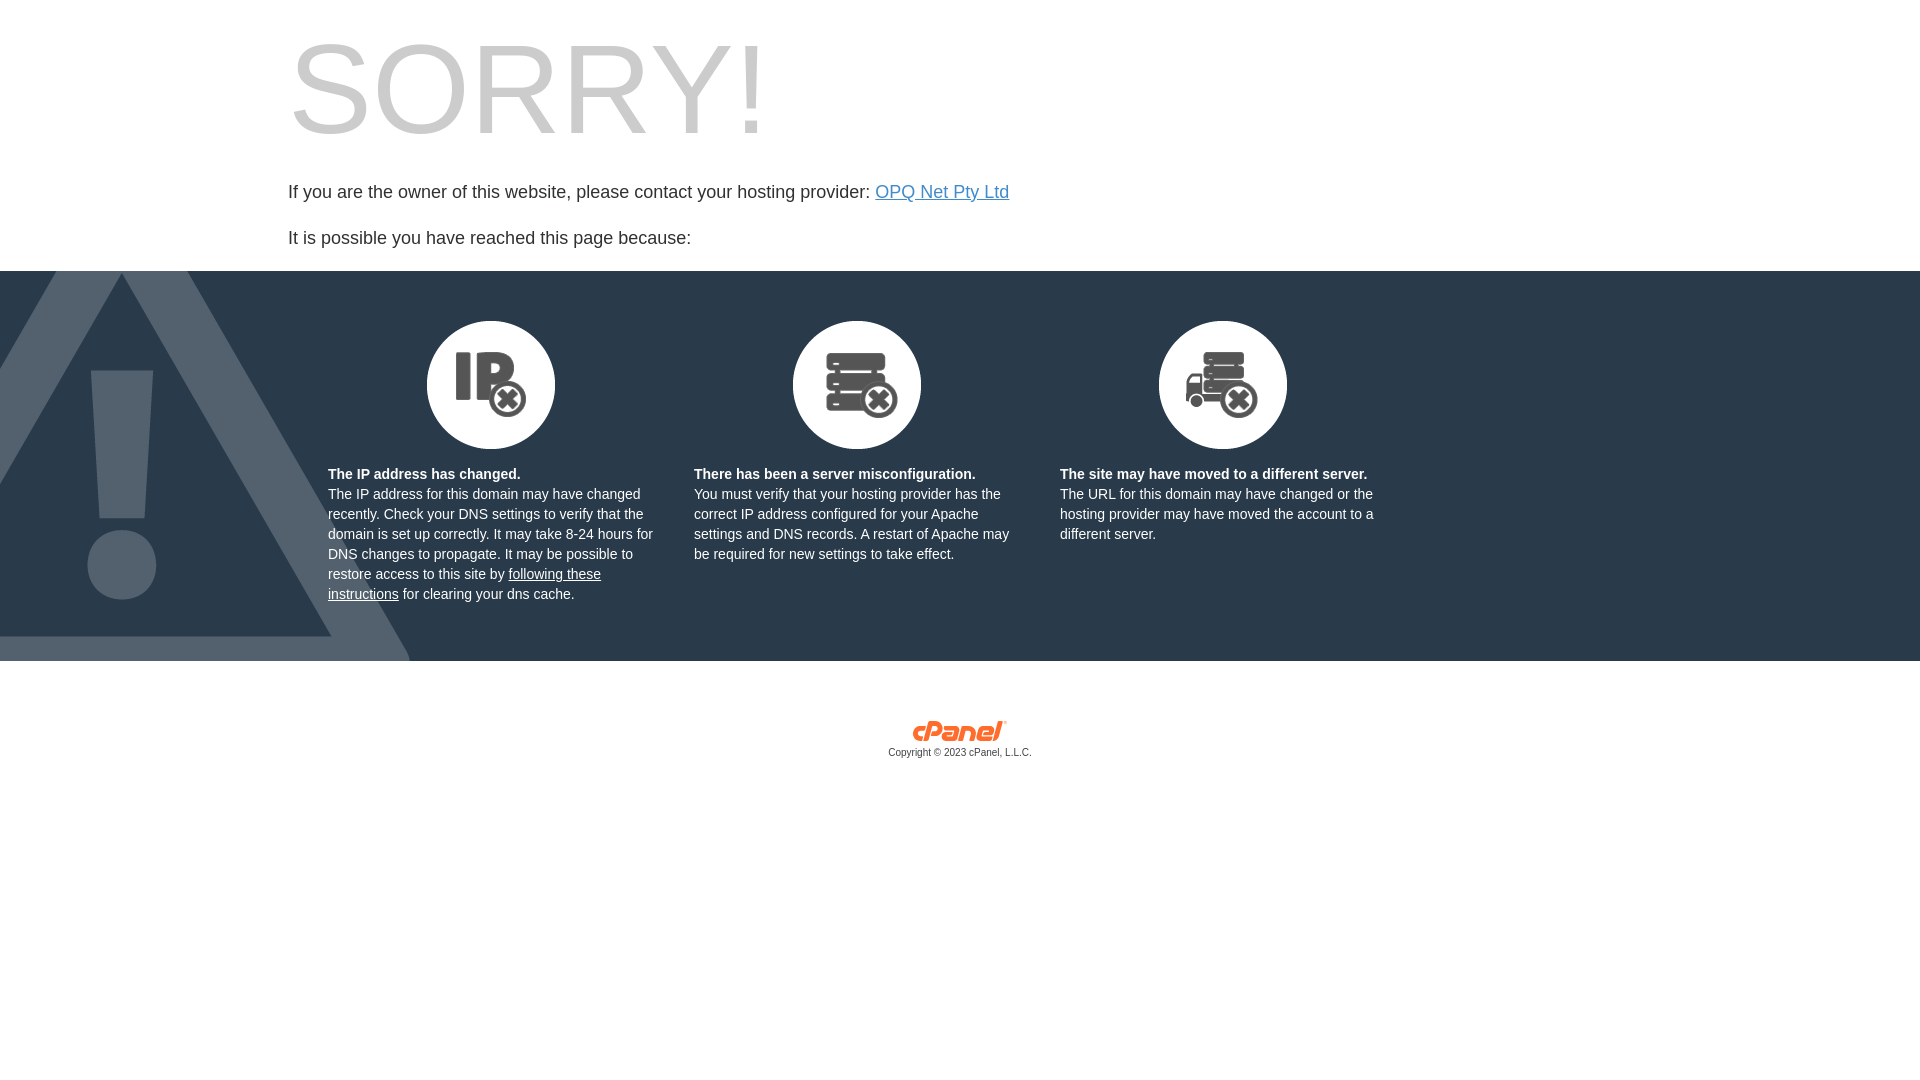 The width and height of the screenshot is (1920, 1080). I want to click on 'following these instructions', so click(463, 583).